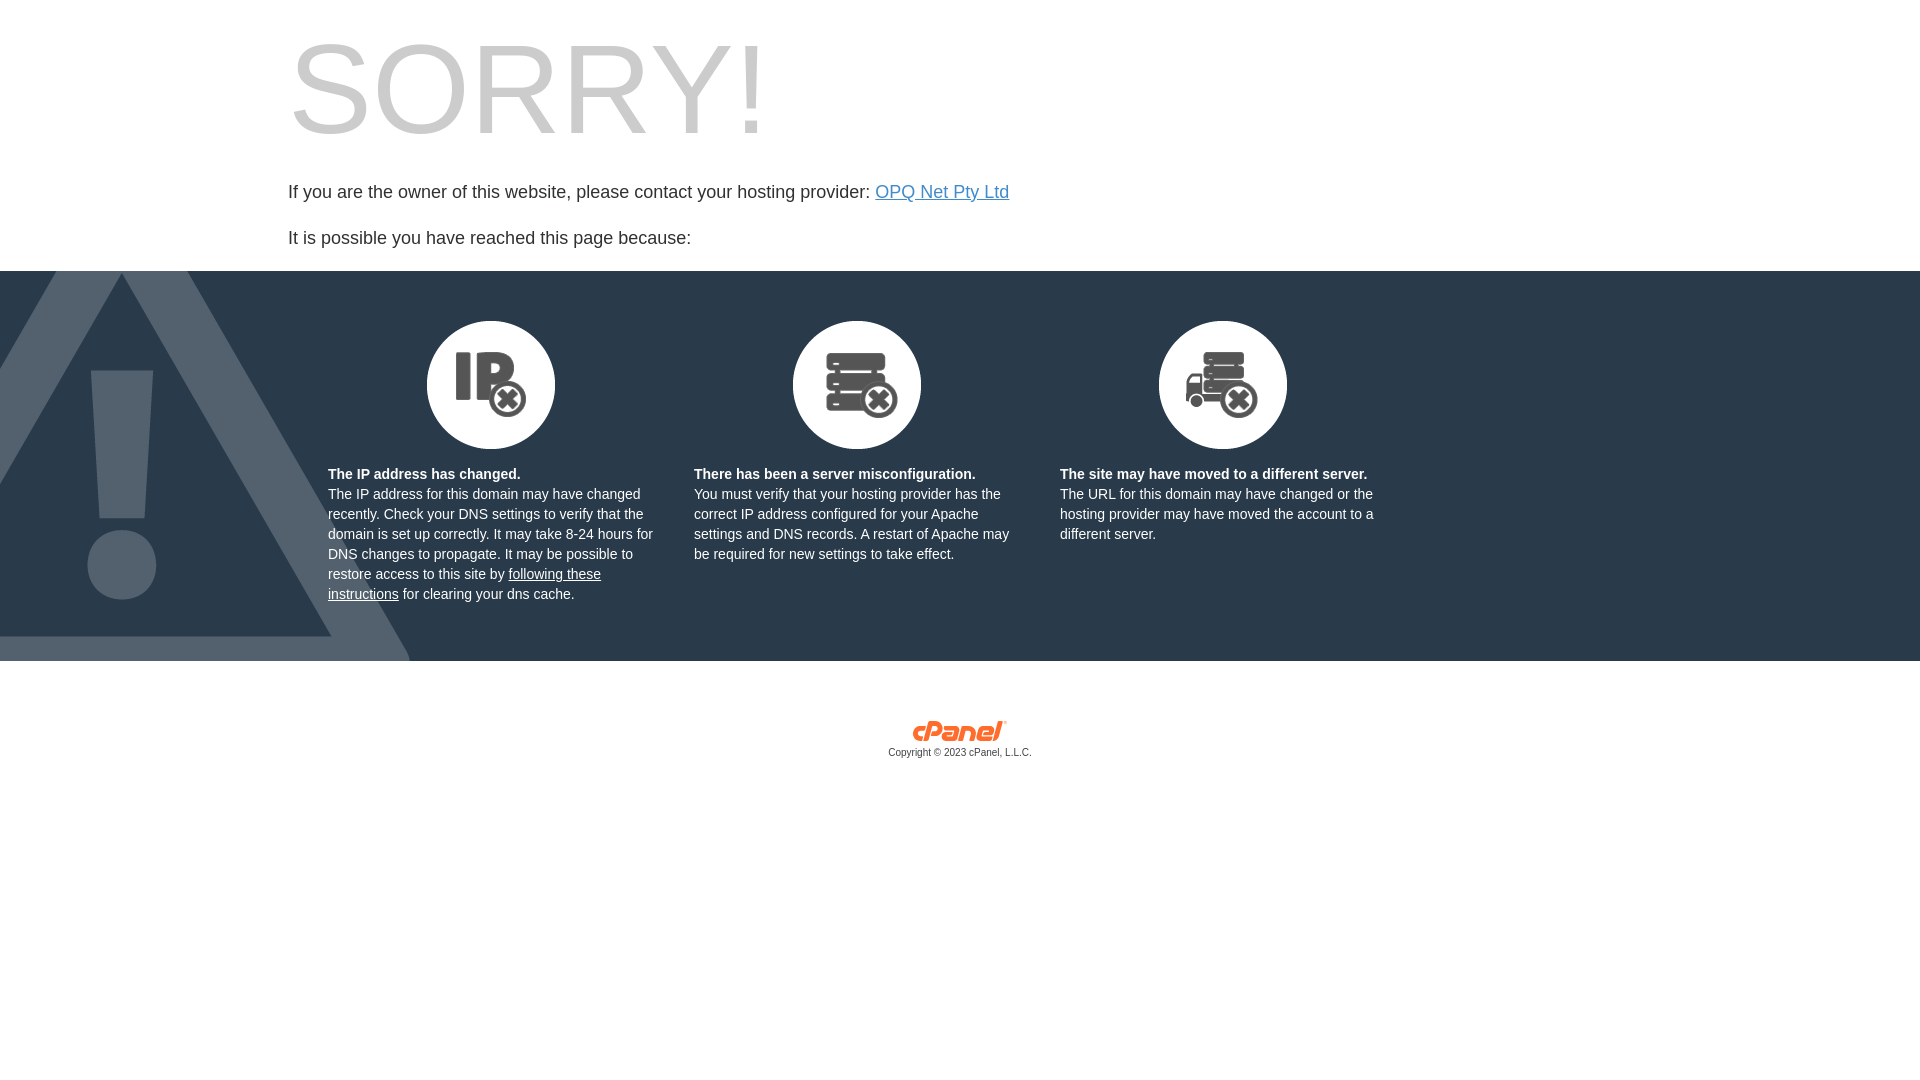 The width and height of the screenshot is (1920, 1080). I want to click on 'following these instructions', so click(463, 583).